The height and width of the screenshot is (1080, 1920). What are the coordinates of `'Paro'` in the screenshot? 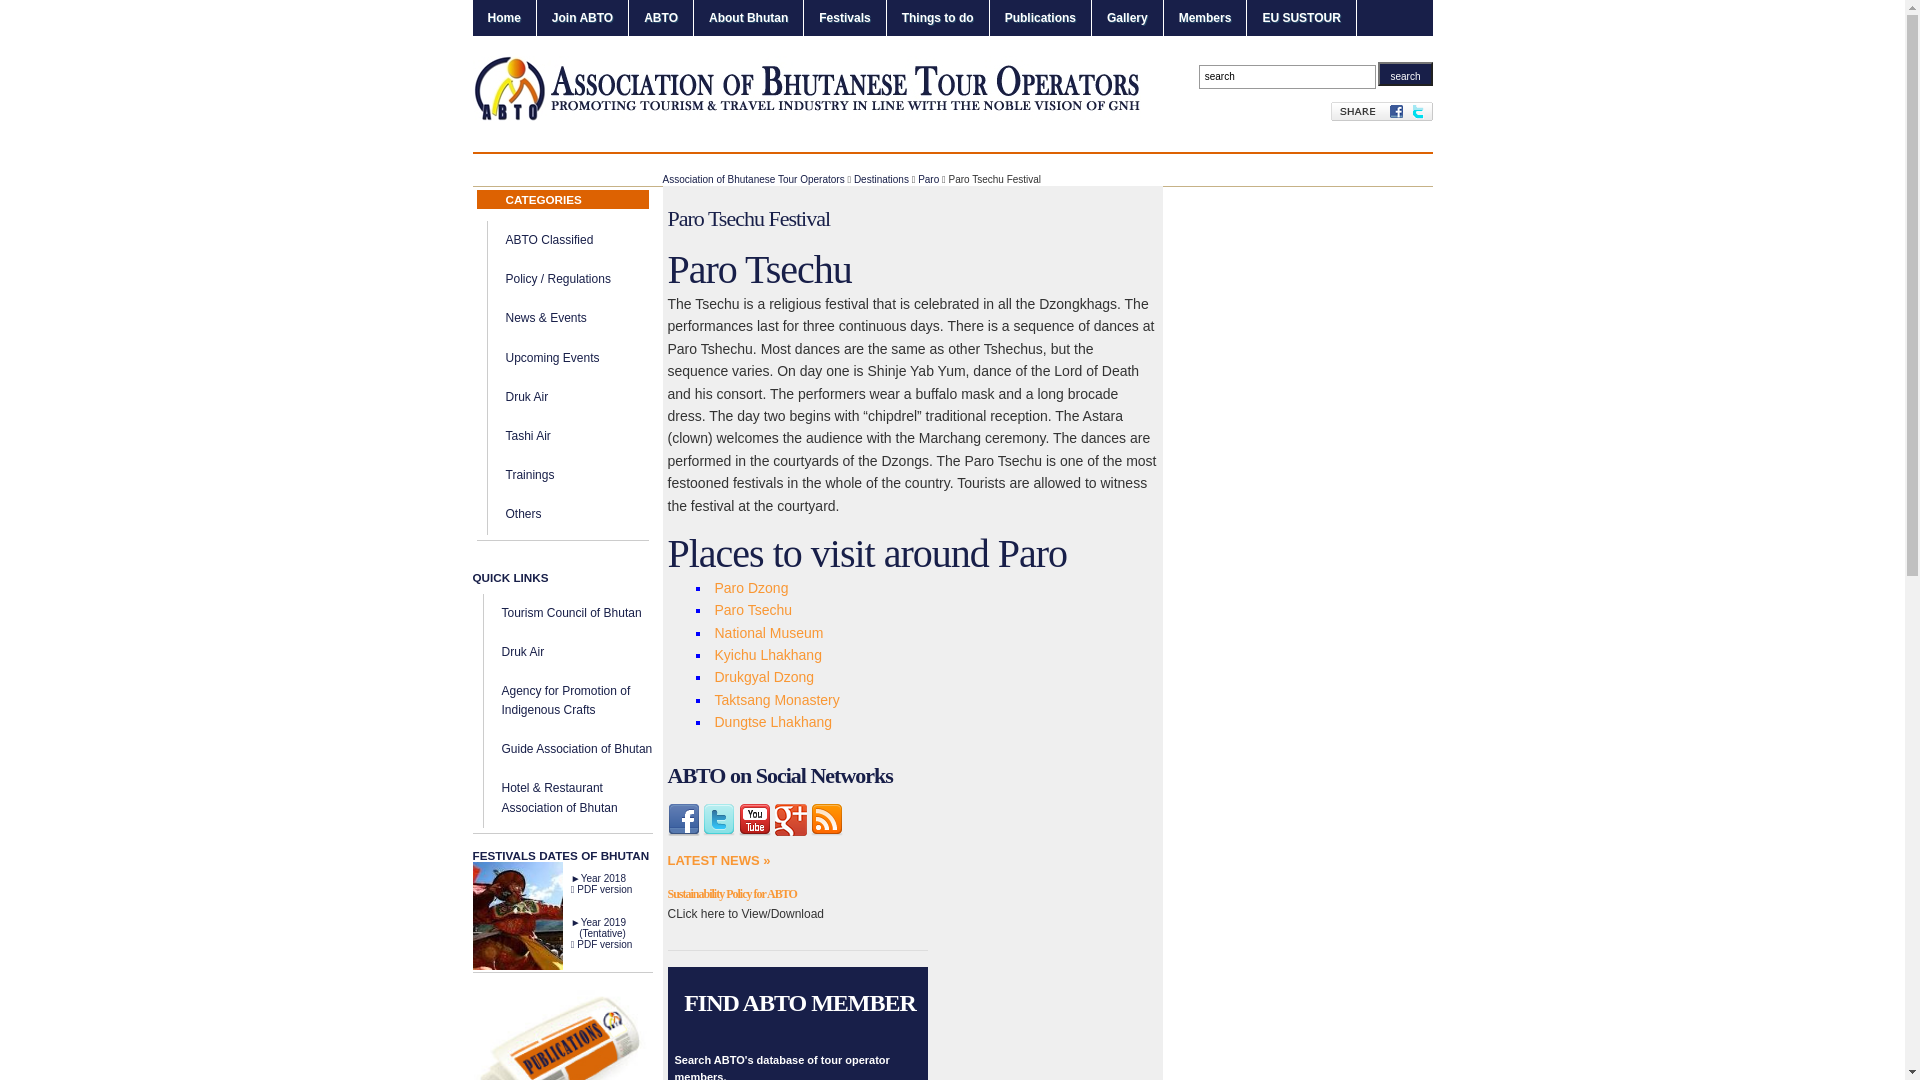 It's located at (927, 178).